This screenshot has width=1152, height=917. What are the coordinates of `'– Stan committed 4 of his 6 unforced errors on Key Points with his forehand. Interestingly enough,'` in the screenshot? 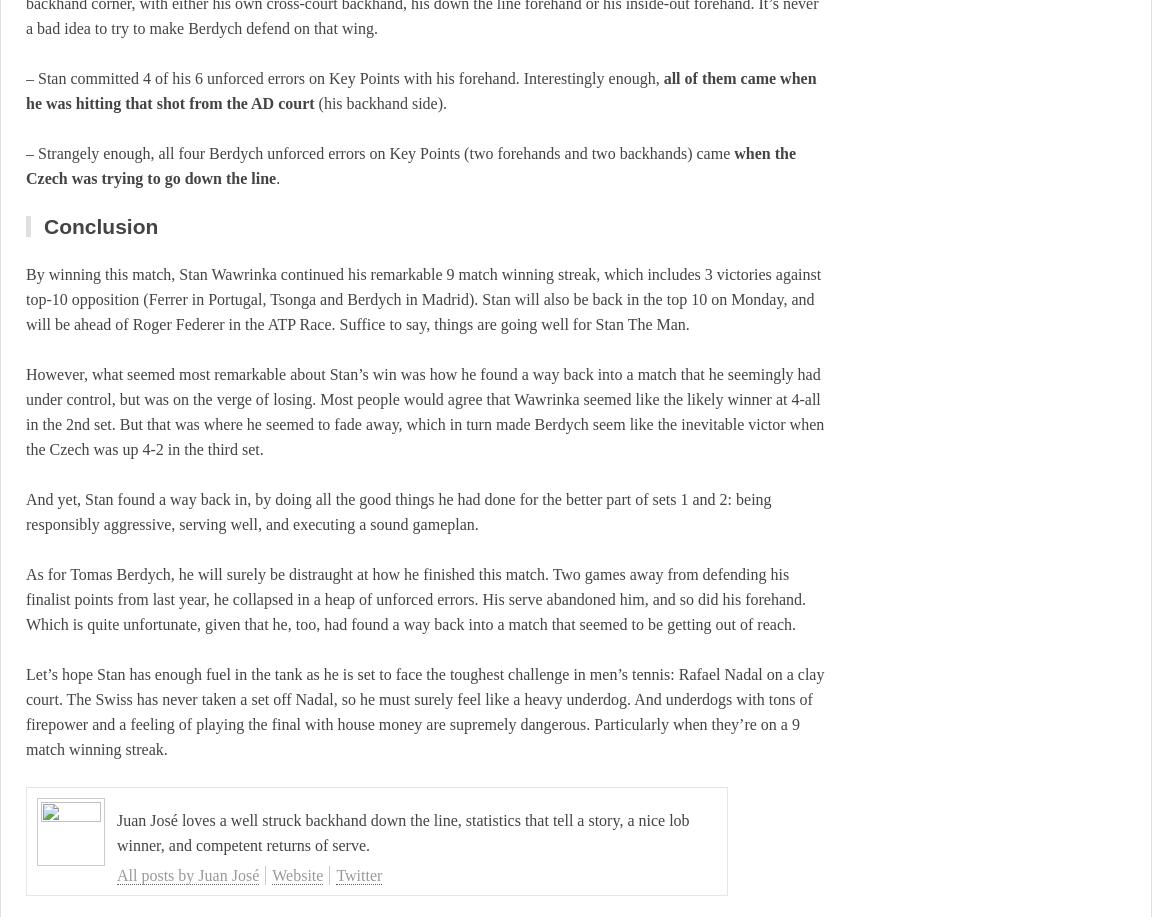 It's located at (343, 77).